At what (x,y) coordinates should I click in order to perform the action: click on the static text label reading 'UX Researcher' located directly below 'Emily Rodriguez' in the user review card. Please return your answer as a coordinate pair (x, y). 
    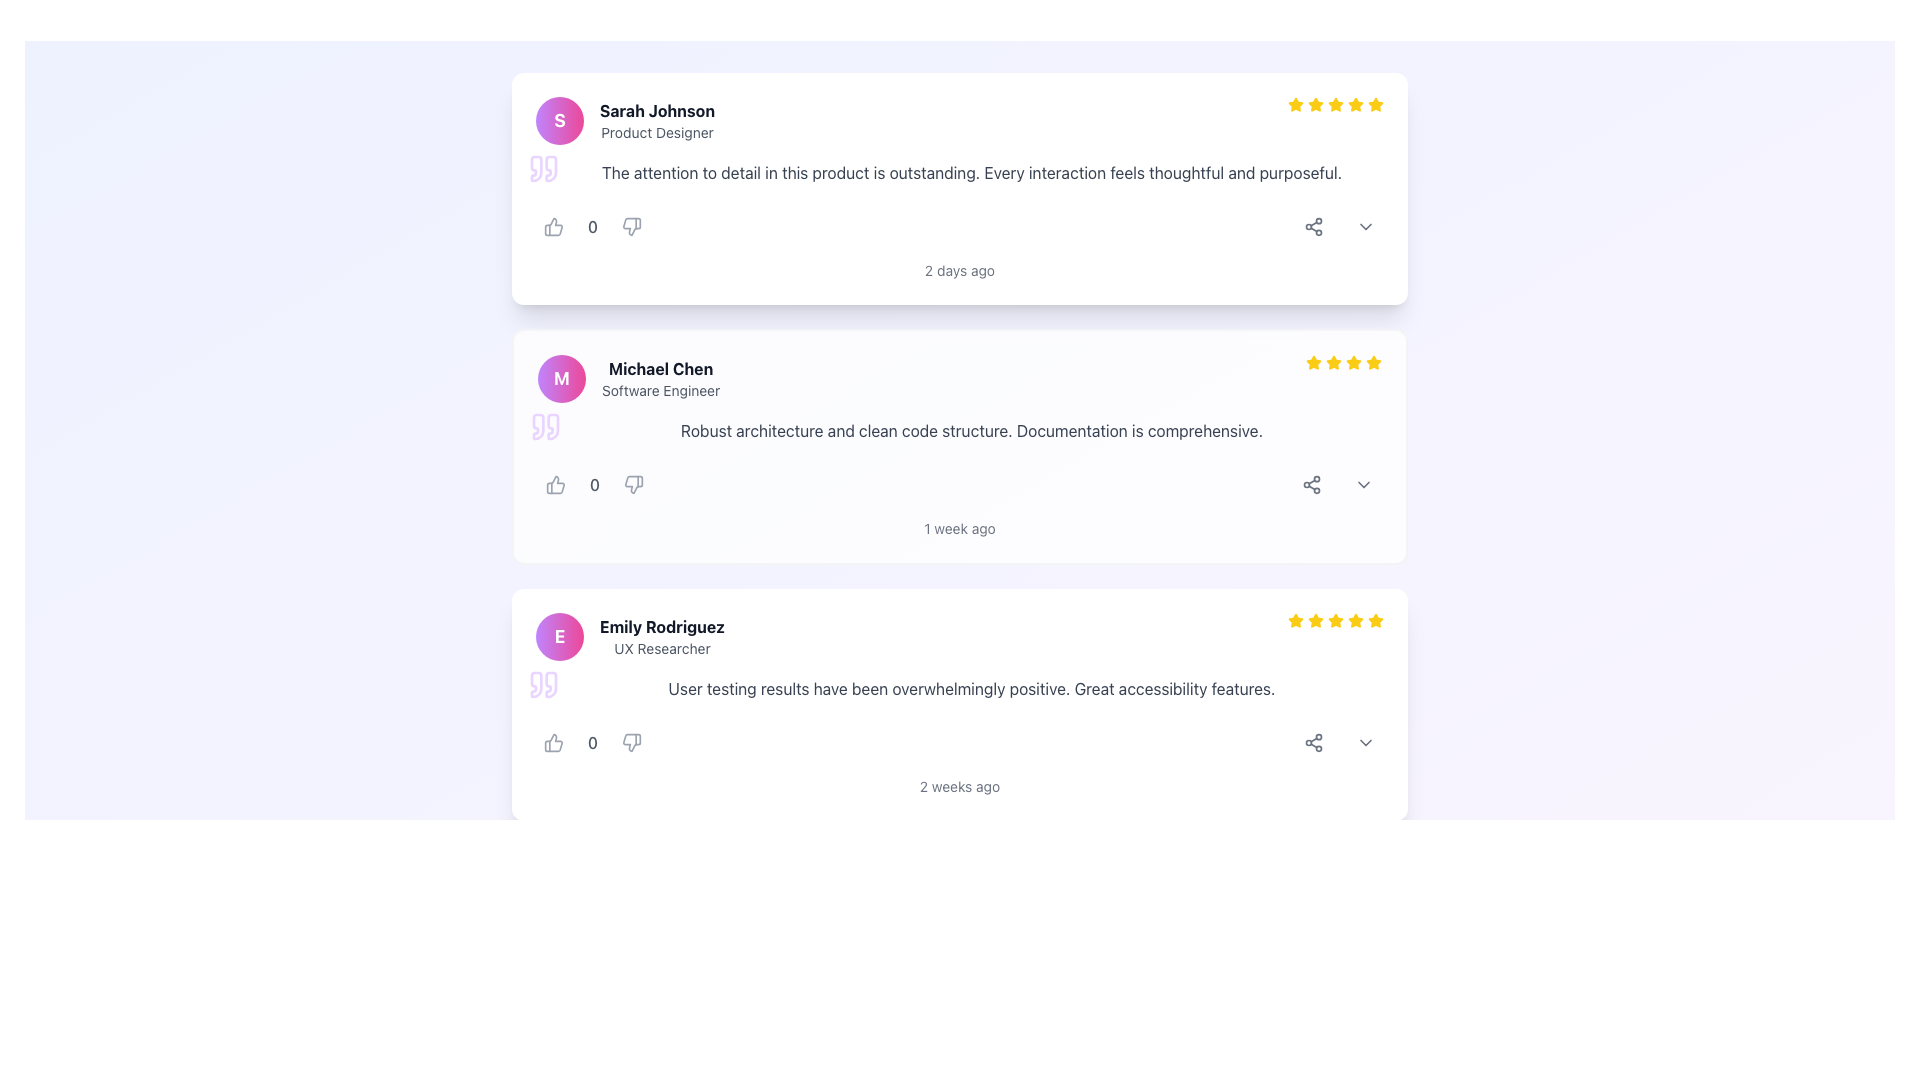
    Looking at the image, I should click on (662, 648).